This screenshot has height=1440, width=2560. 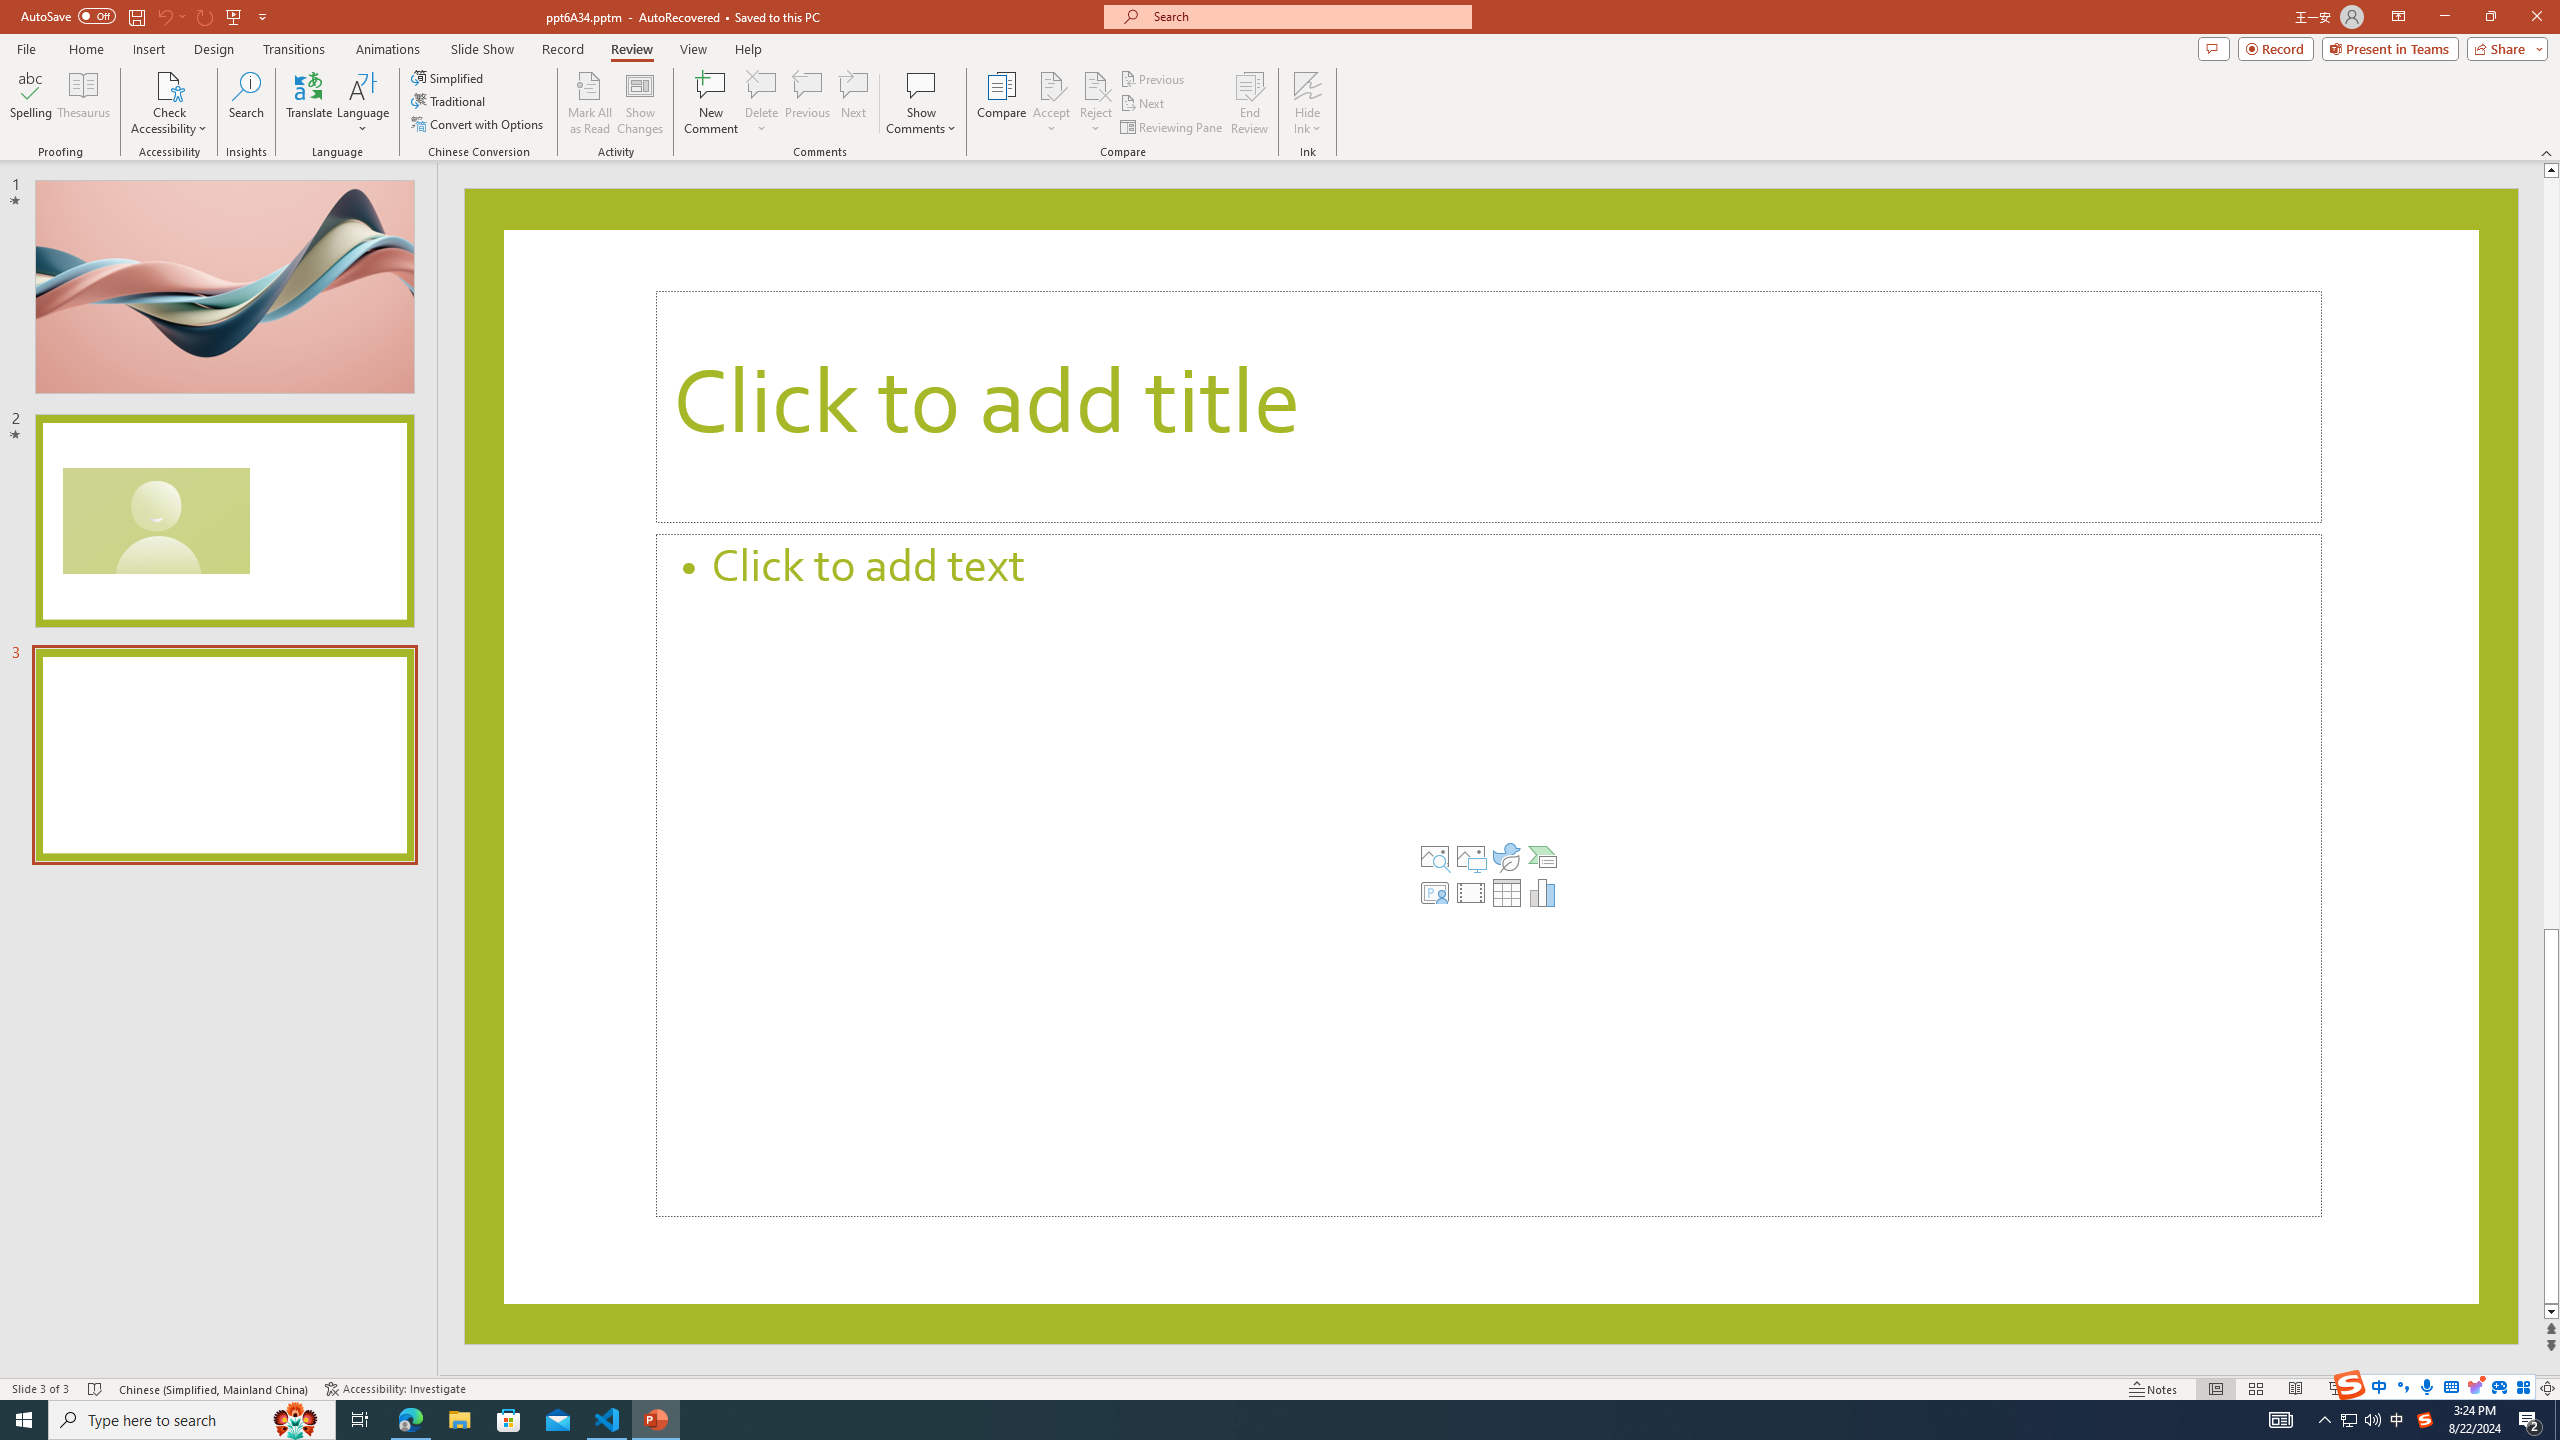 What do you see at coordinates (1051, 103) in the screenshot?
I see `'Accept'` at bounding box center [1051, 103].